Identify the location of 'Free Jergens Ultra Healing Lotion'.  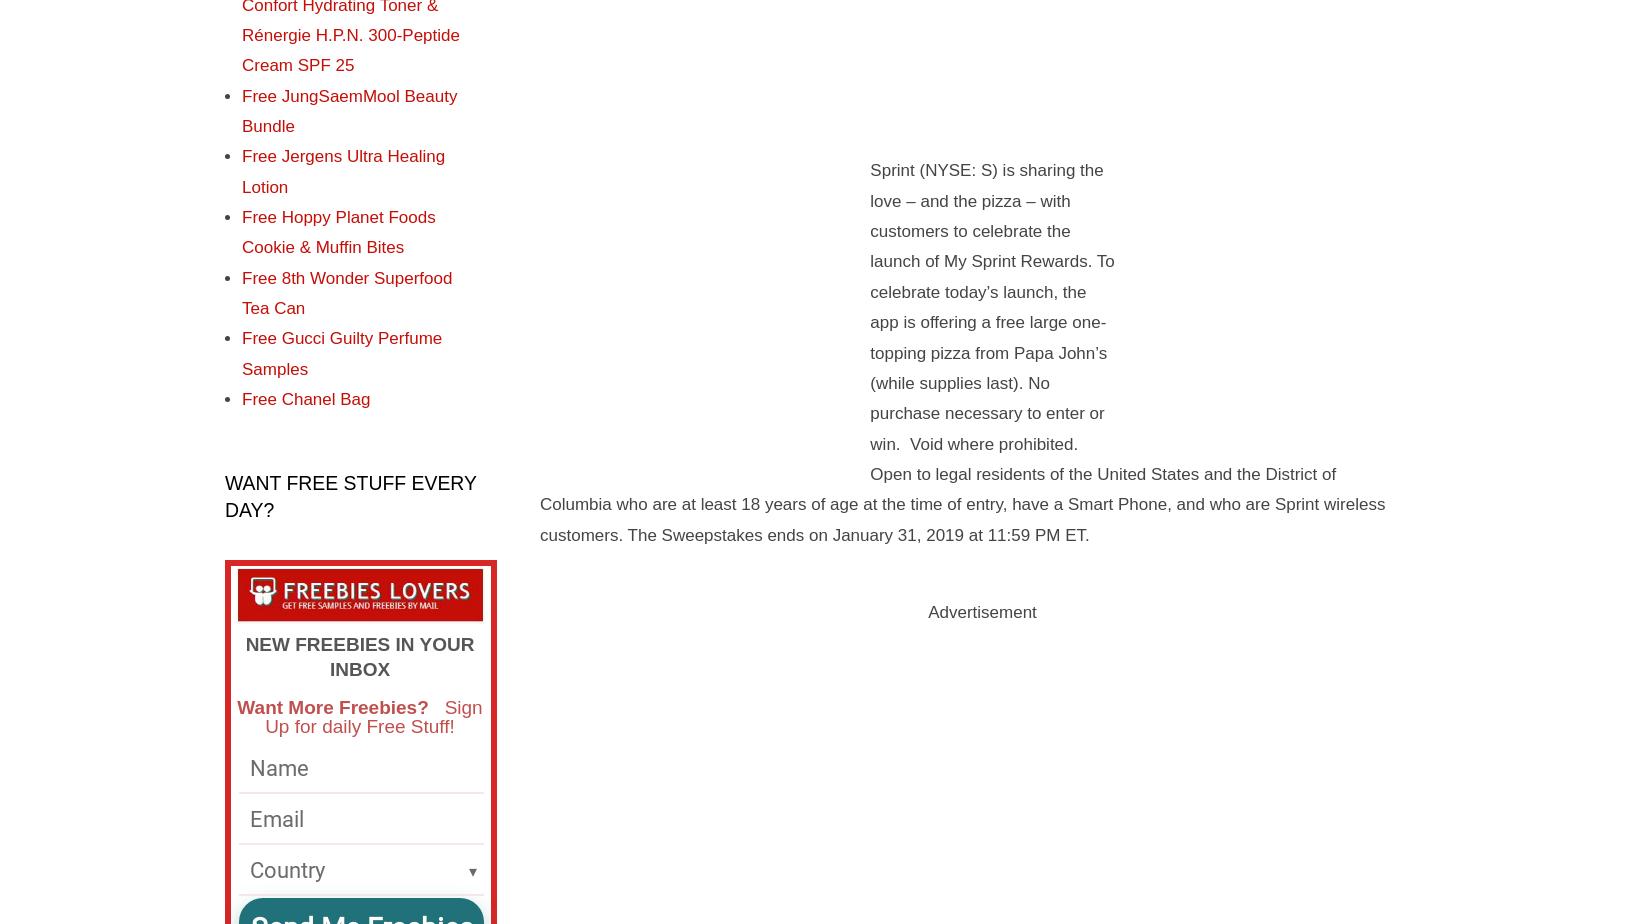
(242, 171).